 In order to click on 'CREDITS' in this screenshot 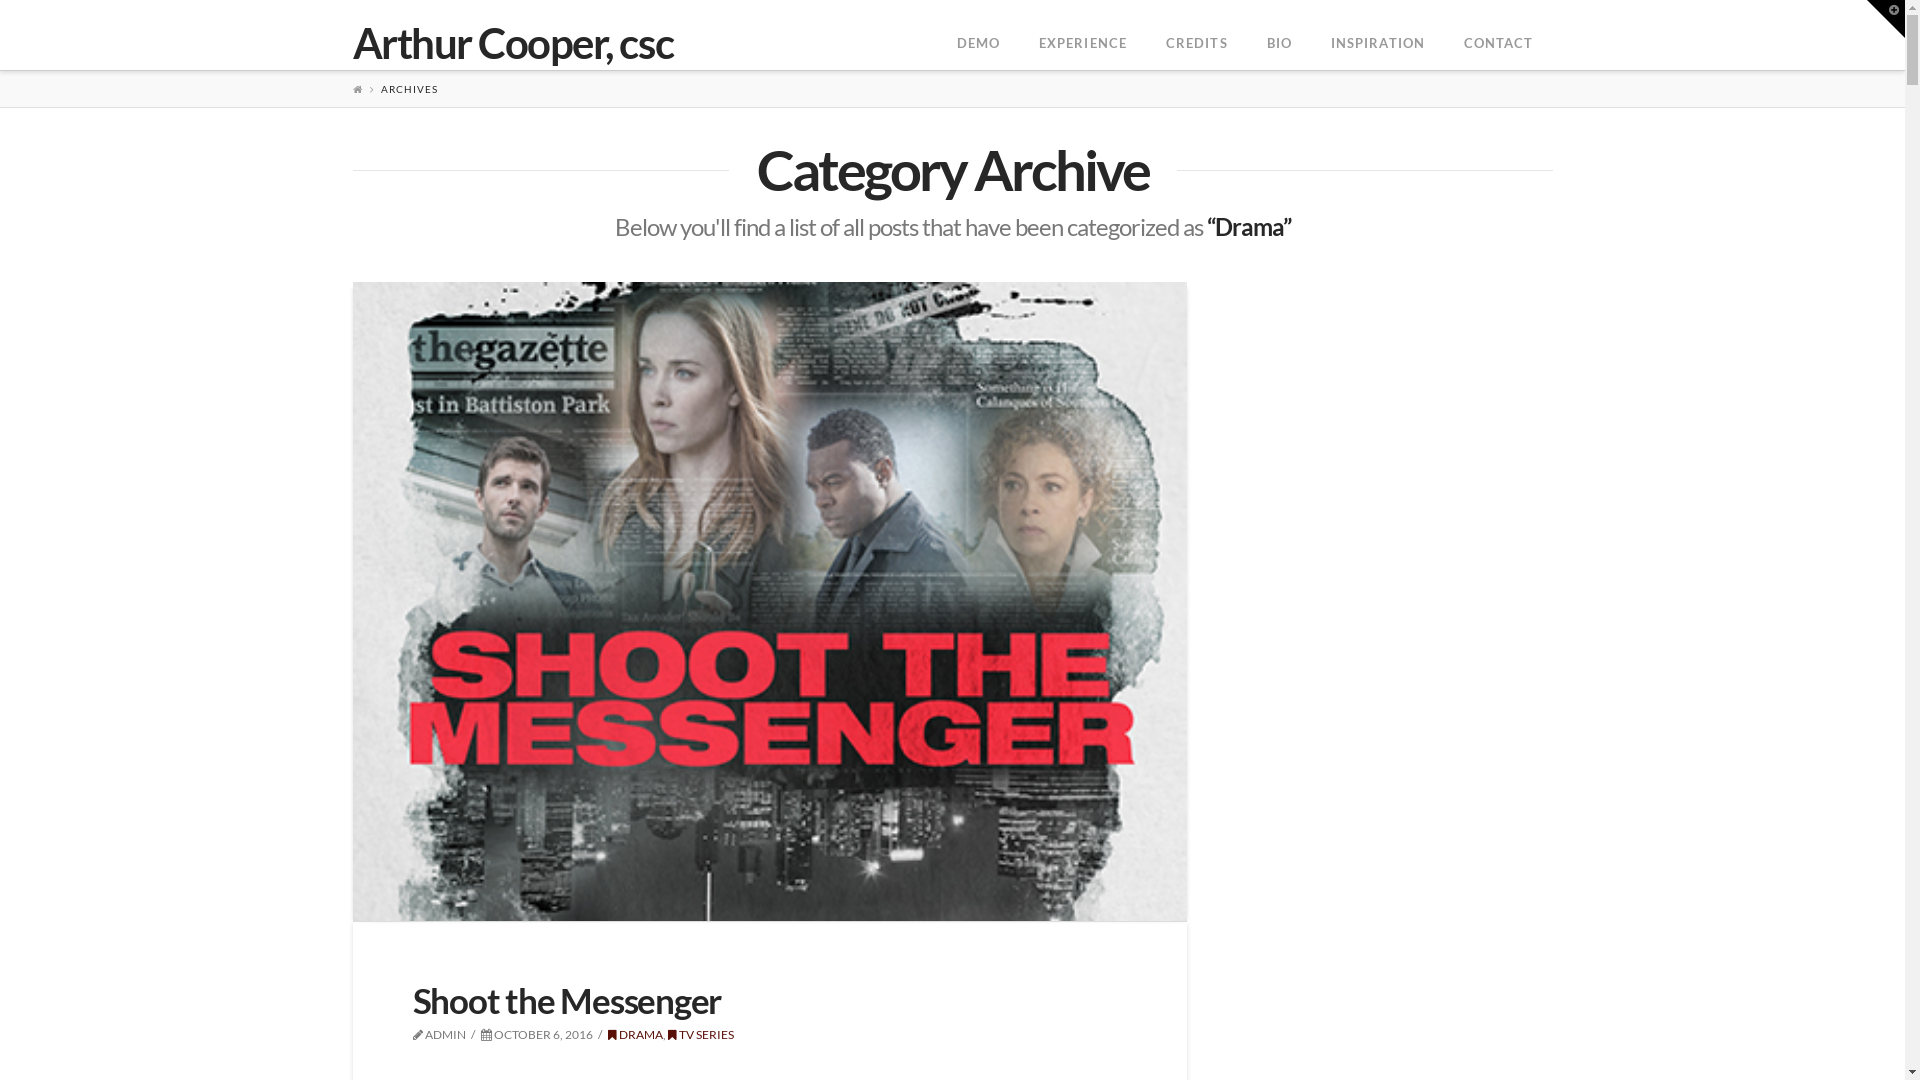, I will do `click(1196, 34)`.